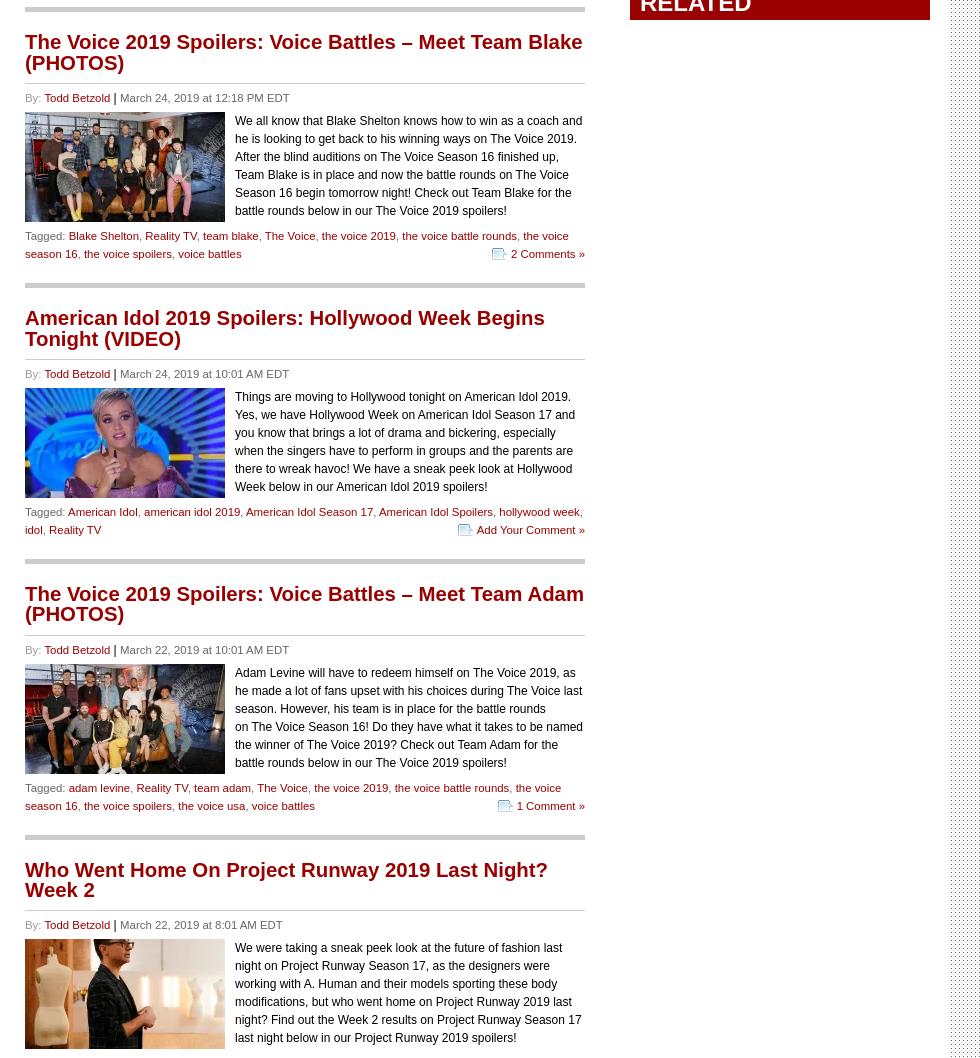 Image resolution: width=980 pixels, height=1058 pixels. What do you see at coordinates (378, 510) in the screenshot?
I see `'American Idol Spoilers'` at bounding box center [378, 510].